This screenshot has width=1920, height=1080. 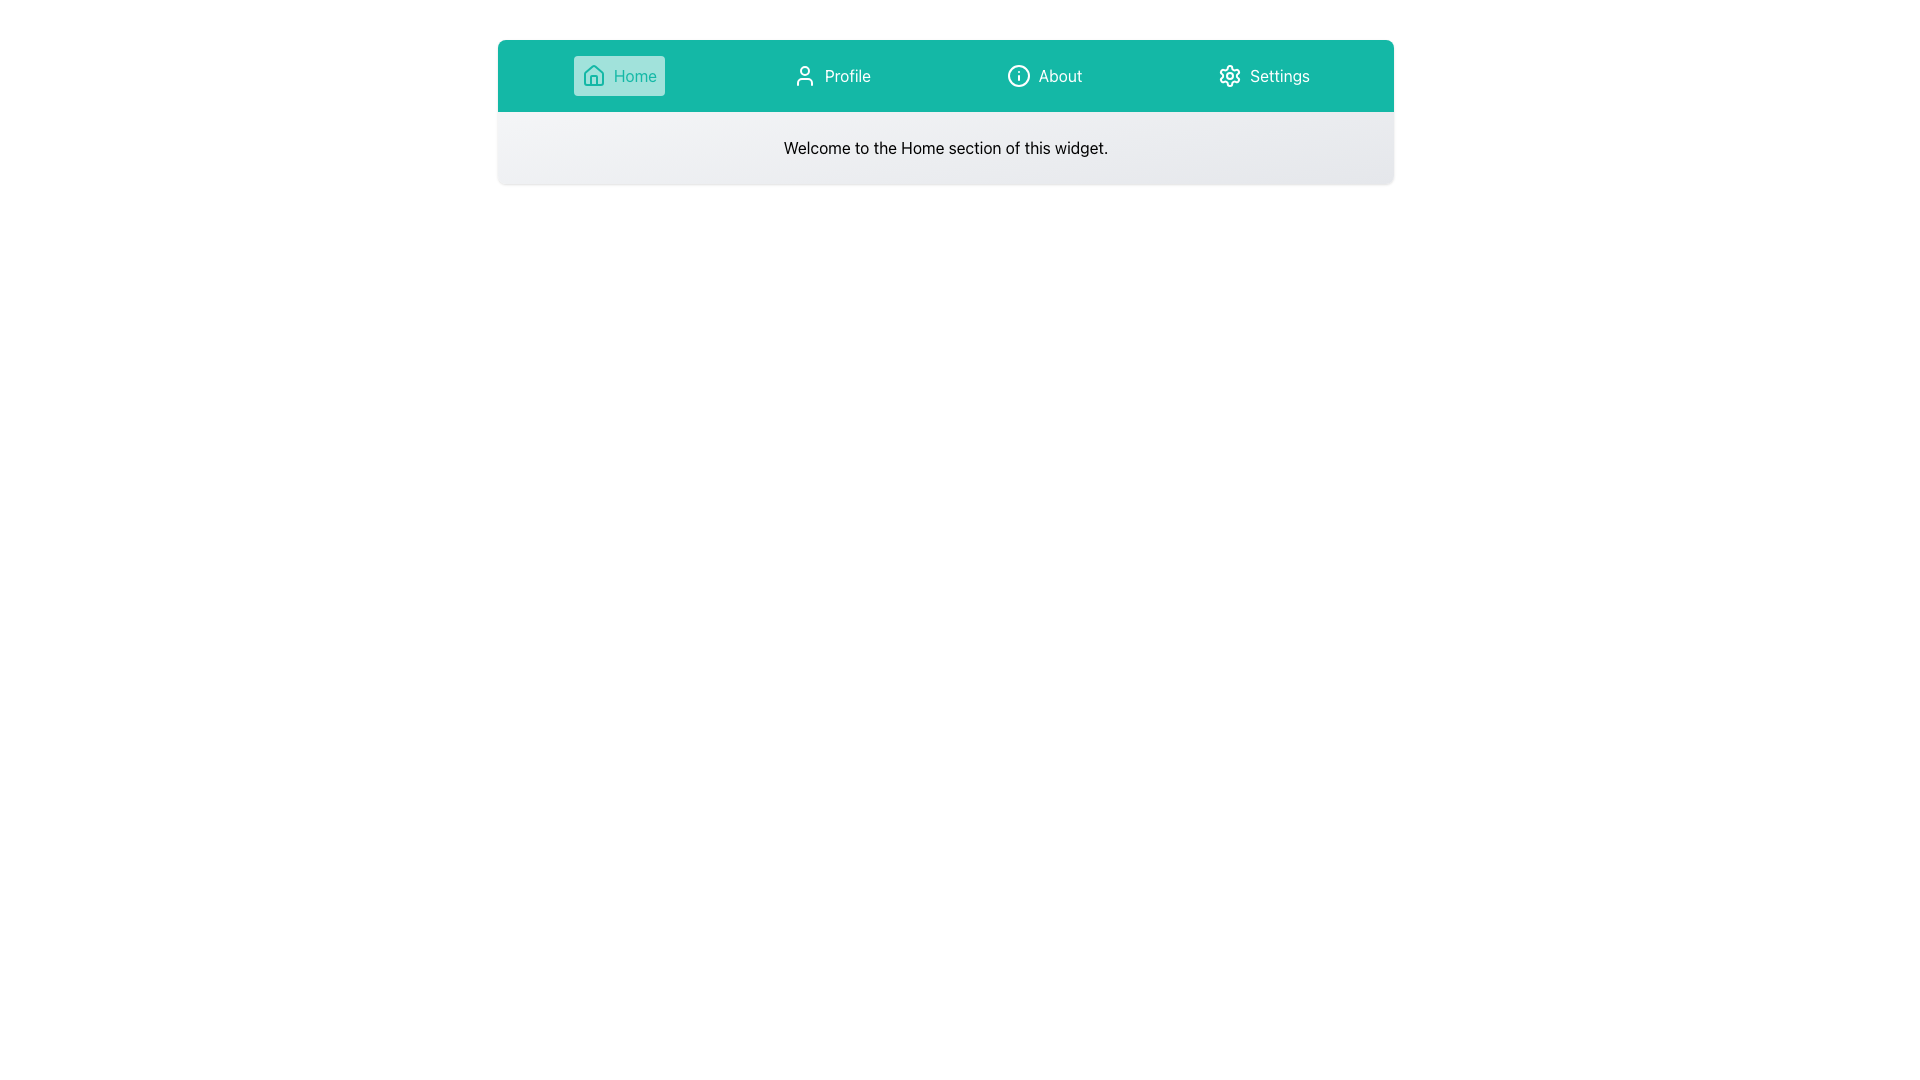 What do you see at coordinates (618, 75) in the screenshot?
I see `the 'Home' button with a teal background located in the navigation bar at the top of the interface` at bounding box center [618, 75].